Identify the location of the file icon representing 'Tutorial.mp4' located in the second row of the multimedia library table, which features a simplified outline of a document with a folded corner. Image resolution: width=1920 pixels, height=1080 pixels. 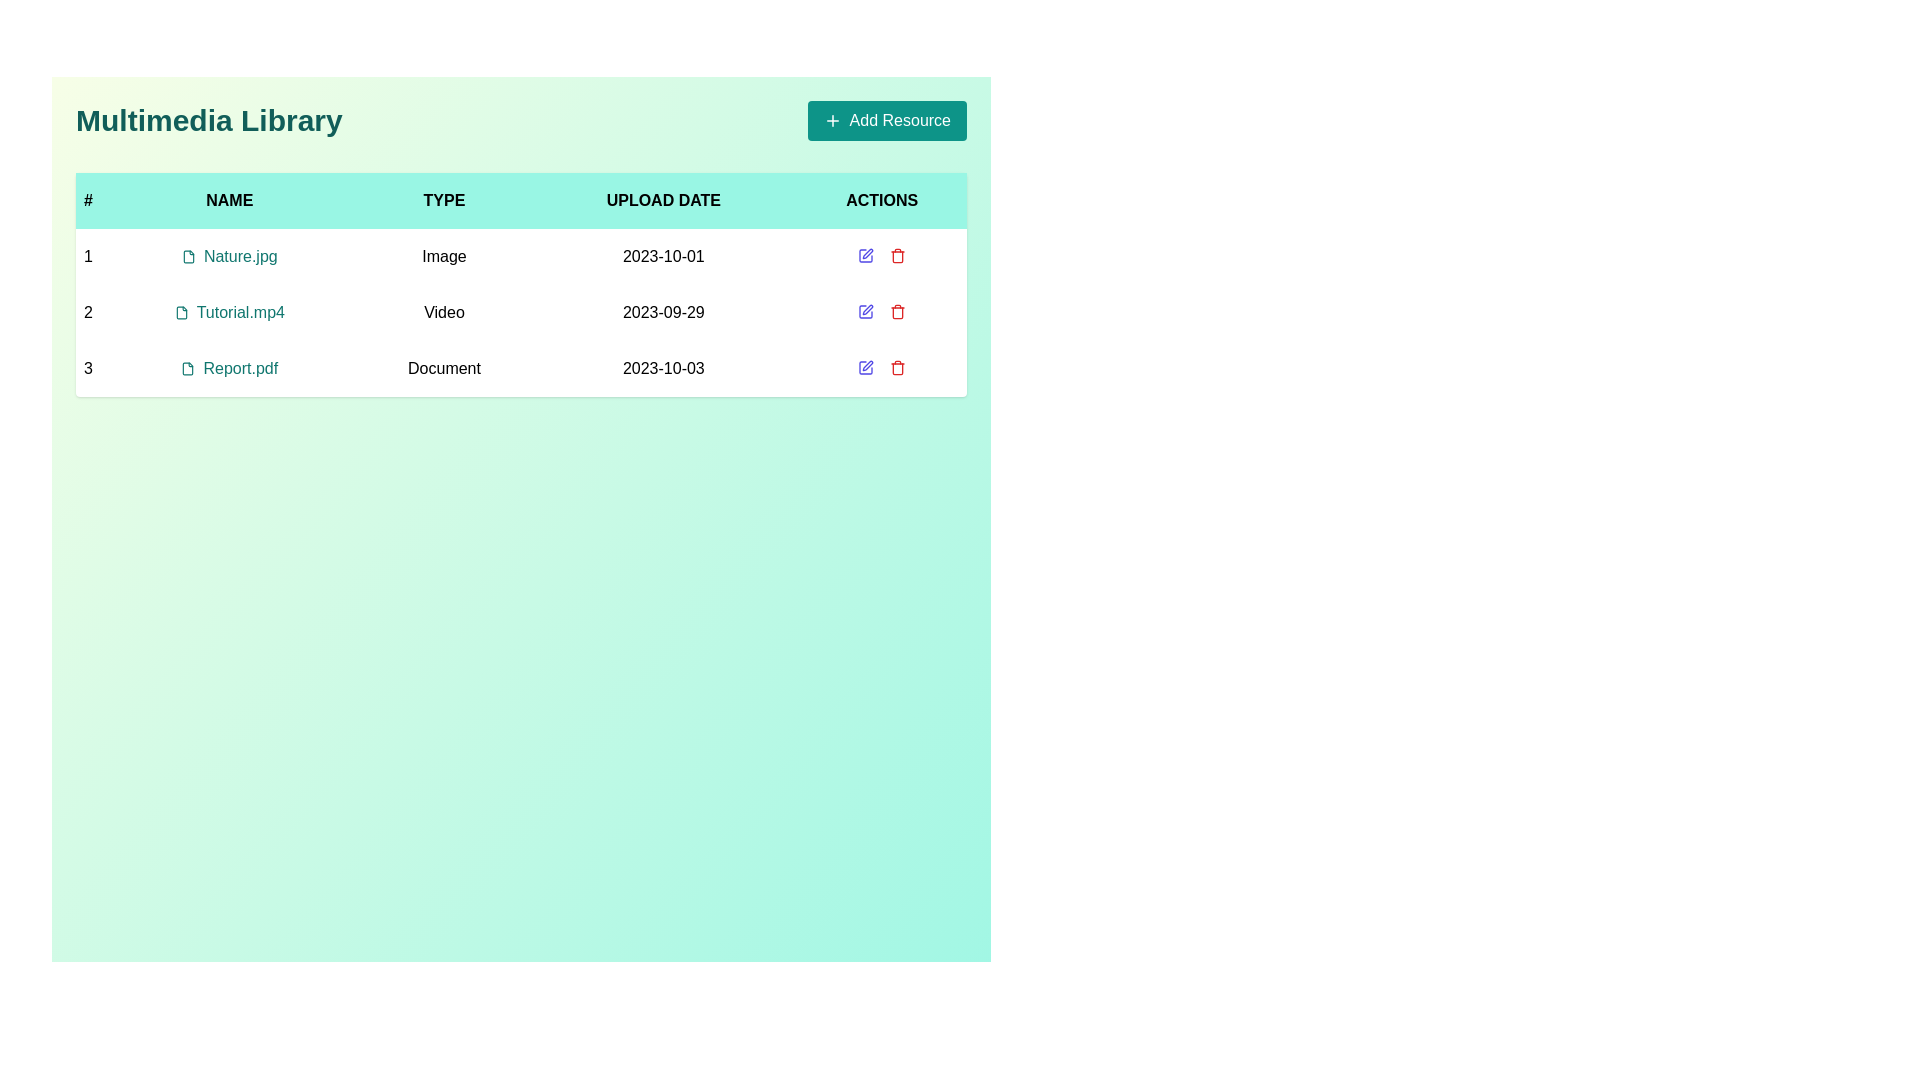
(181, 312).